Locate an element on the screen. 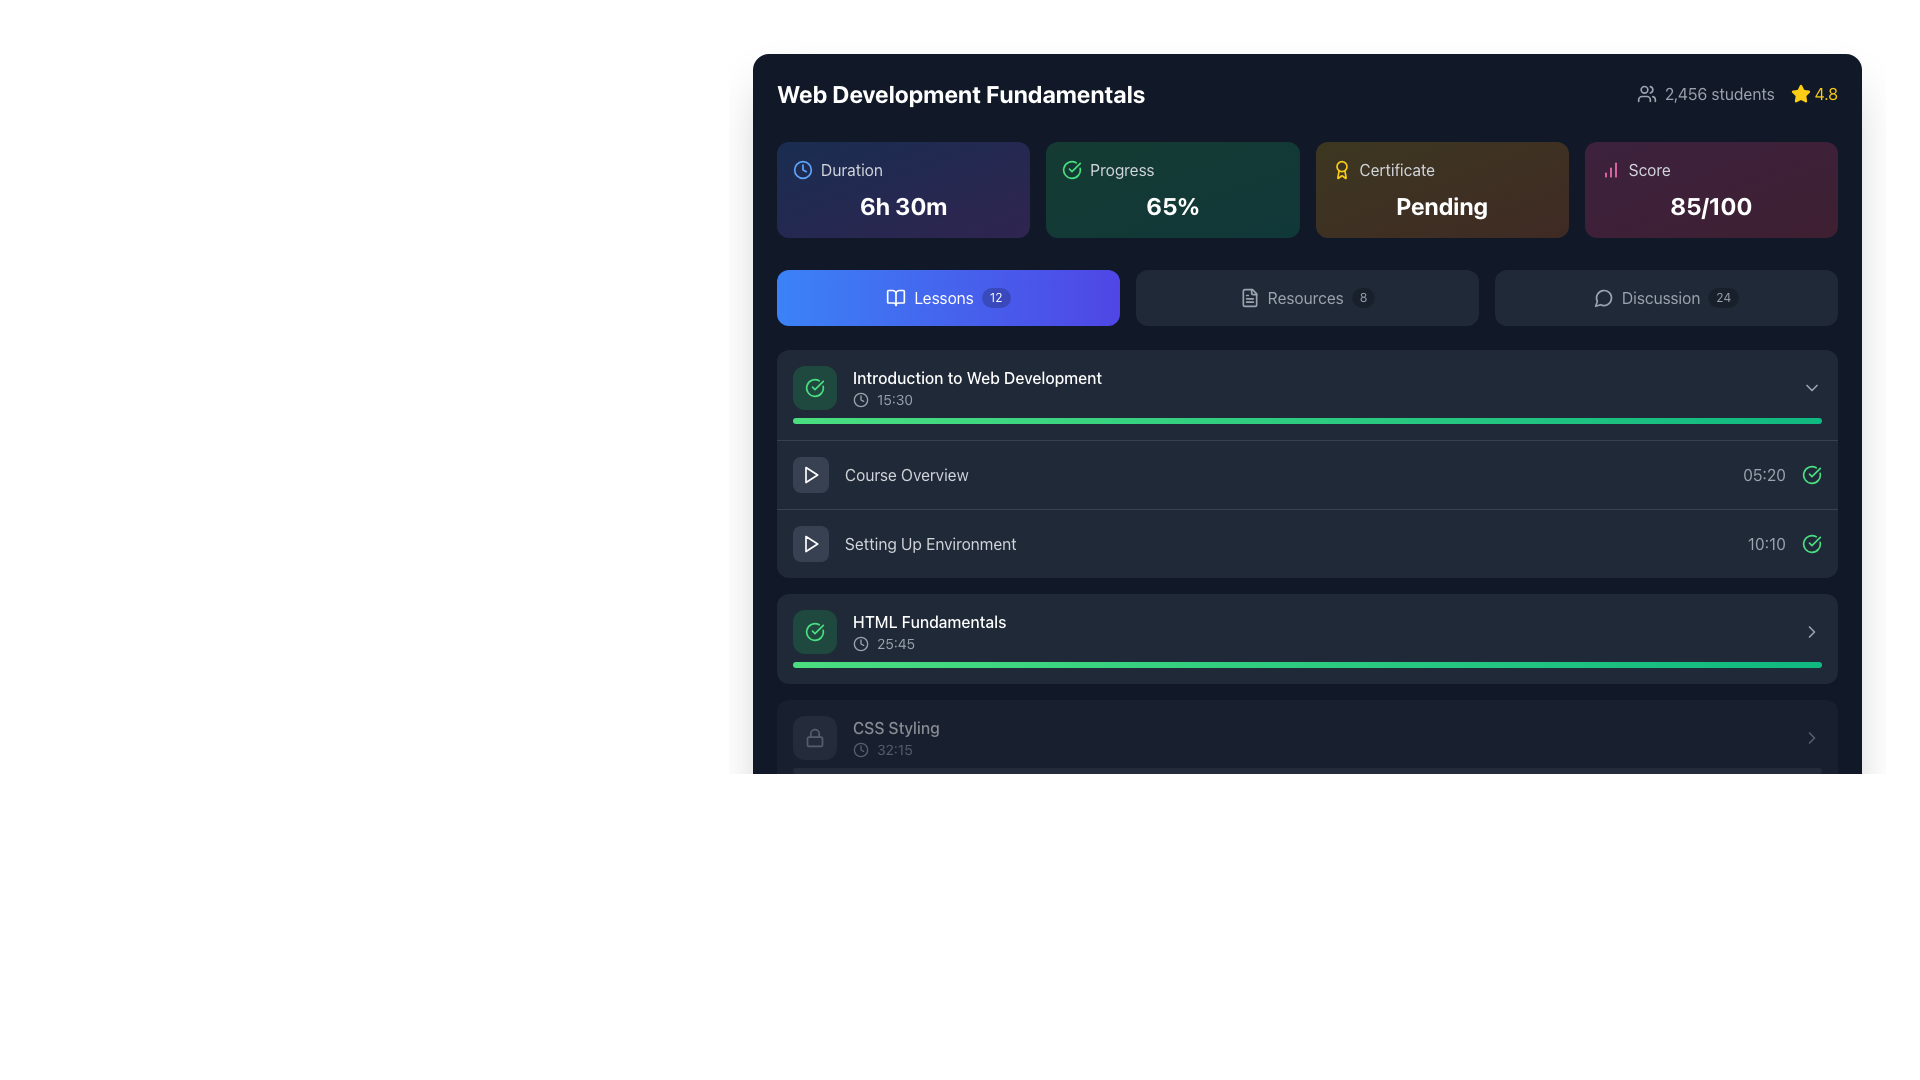 The width and height of the screenshot is (1920, 1080). the text label 'Setting Up Environment', which is the third lesson in the sequence within the lesson items list is located at coordinates (903, 543).